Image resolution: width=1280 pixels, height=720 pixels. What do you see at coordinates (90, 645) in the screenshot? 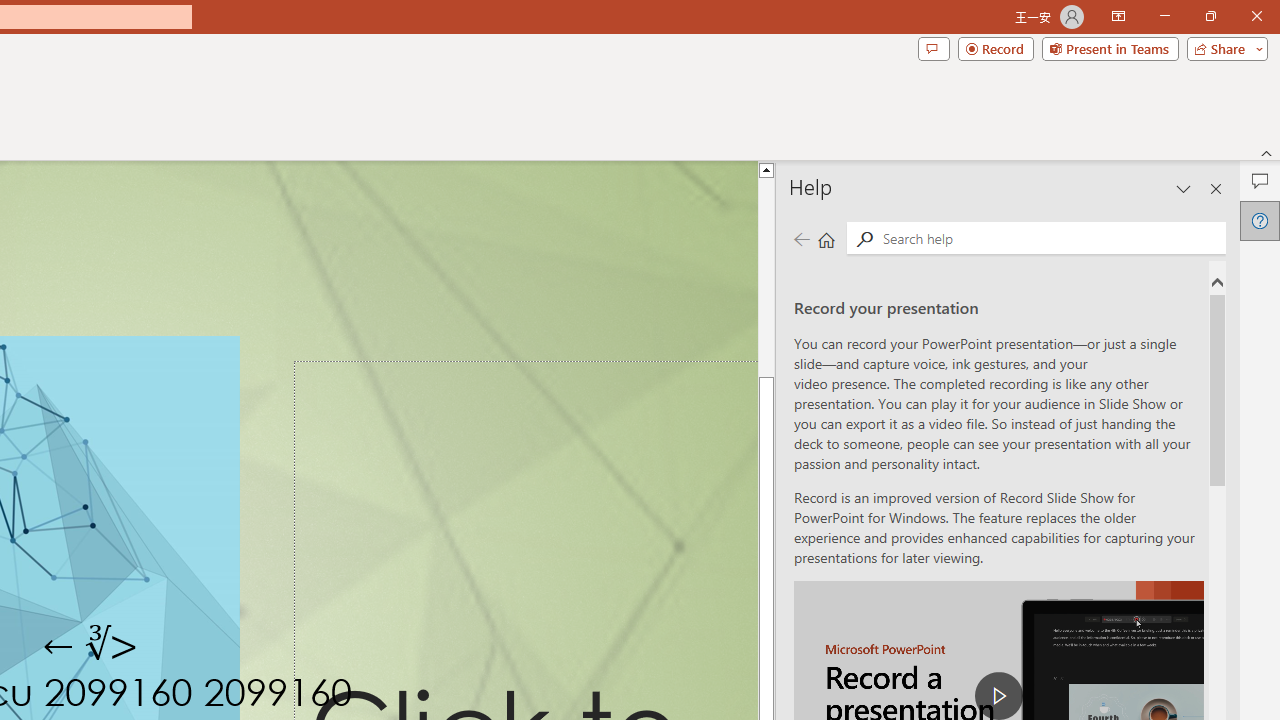
I see `'TextBox 7'` at bounding box center [90, 645].